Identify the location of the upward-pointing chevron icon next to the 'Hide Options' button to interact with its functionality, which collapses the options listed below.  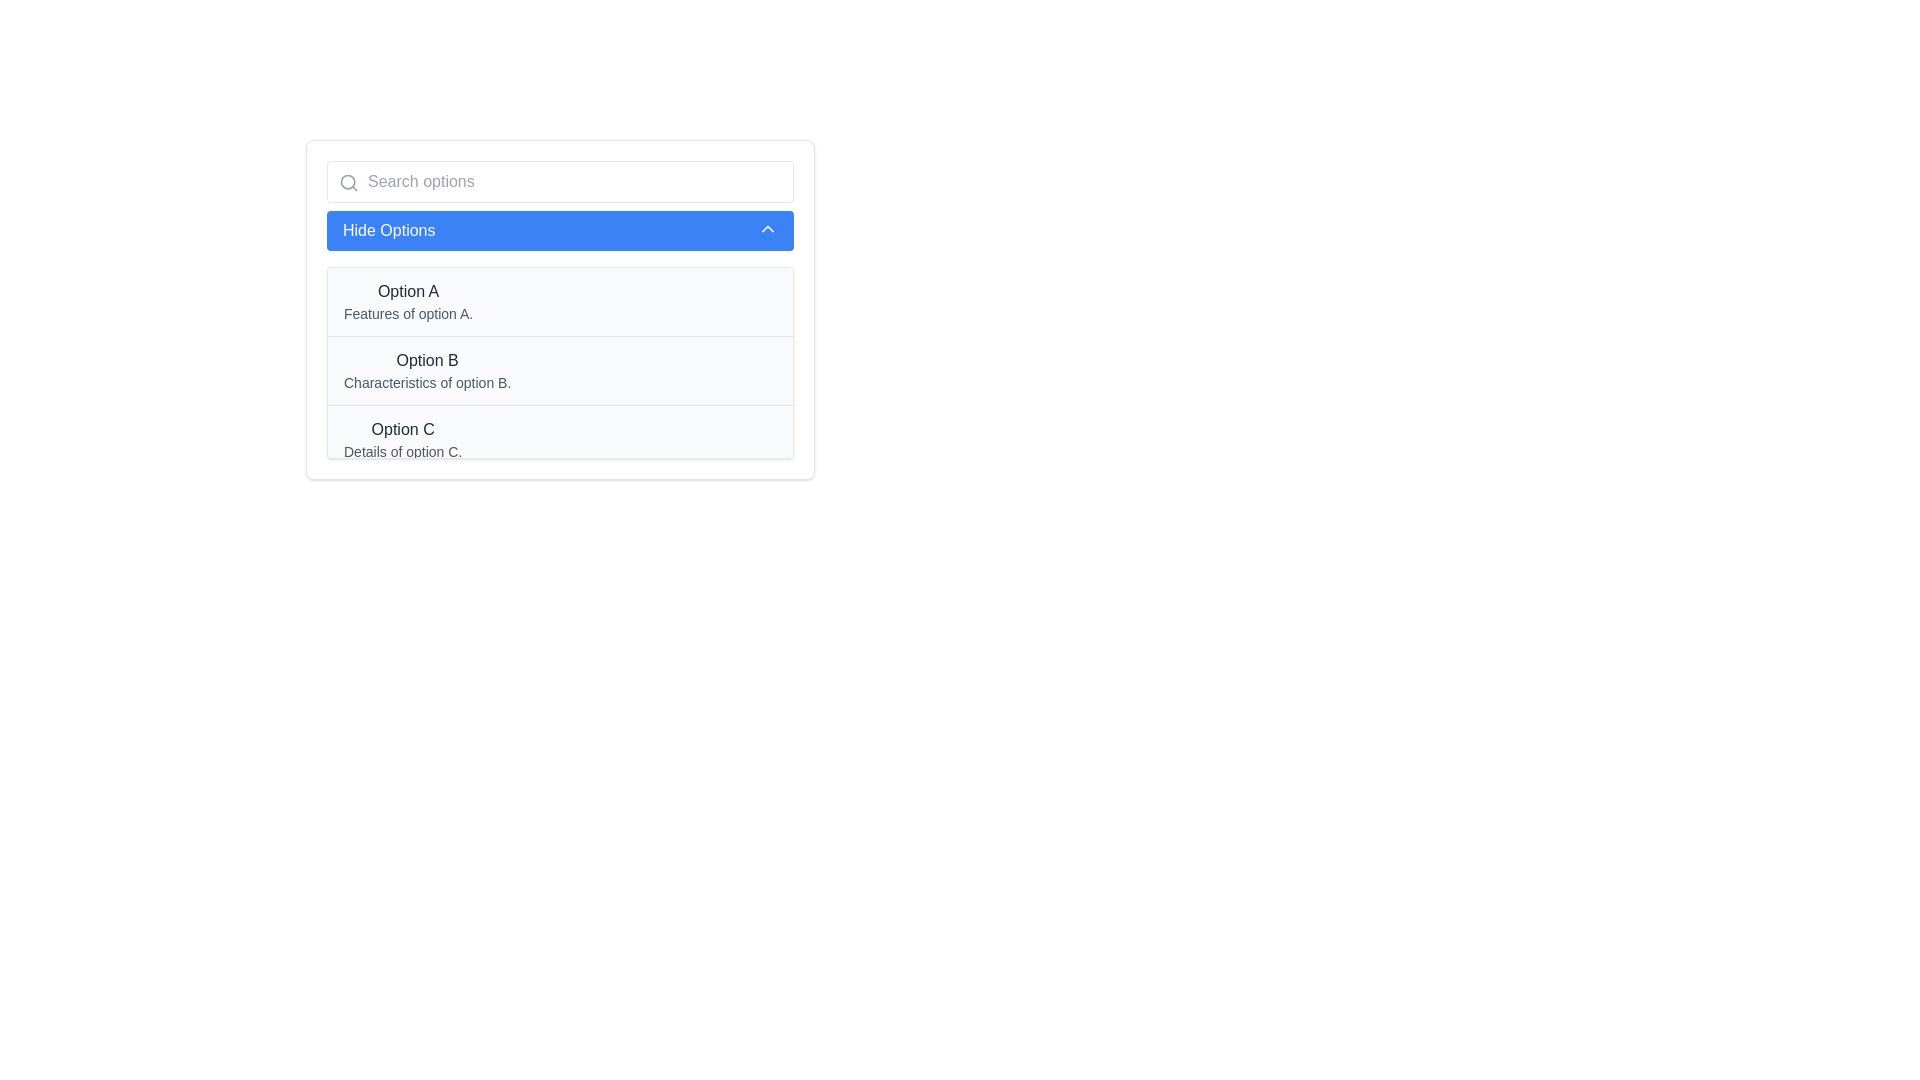
(767, 227).